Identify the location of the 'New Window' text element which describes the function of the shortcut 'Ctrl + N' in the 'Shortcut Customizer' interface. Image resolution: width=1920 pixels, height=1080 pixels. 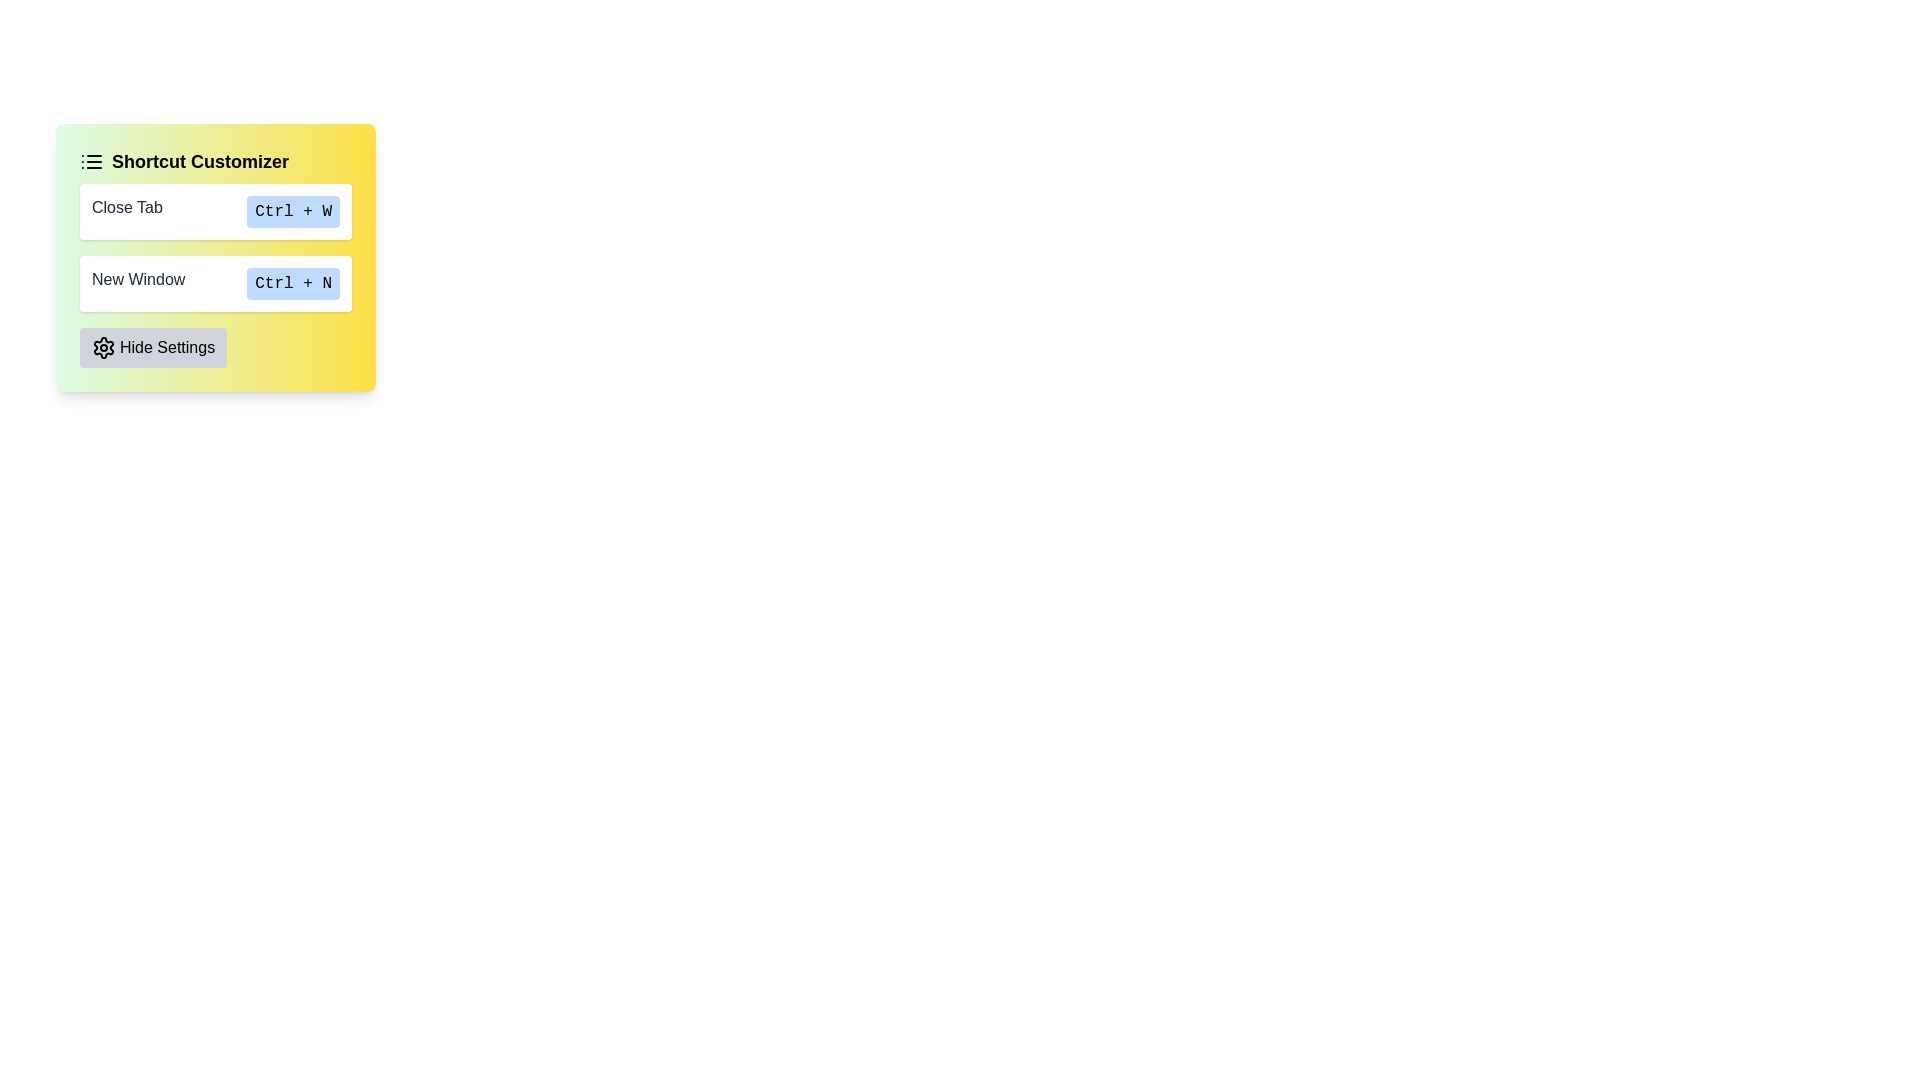
(137, 284).